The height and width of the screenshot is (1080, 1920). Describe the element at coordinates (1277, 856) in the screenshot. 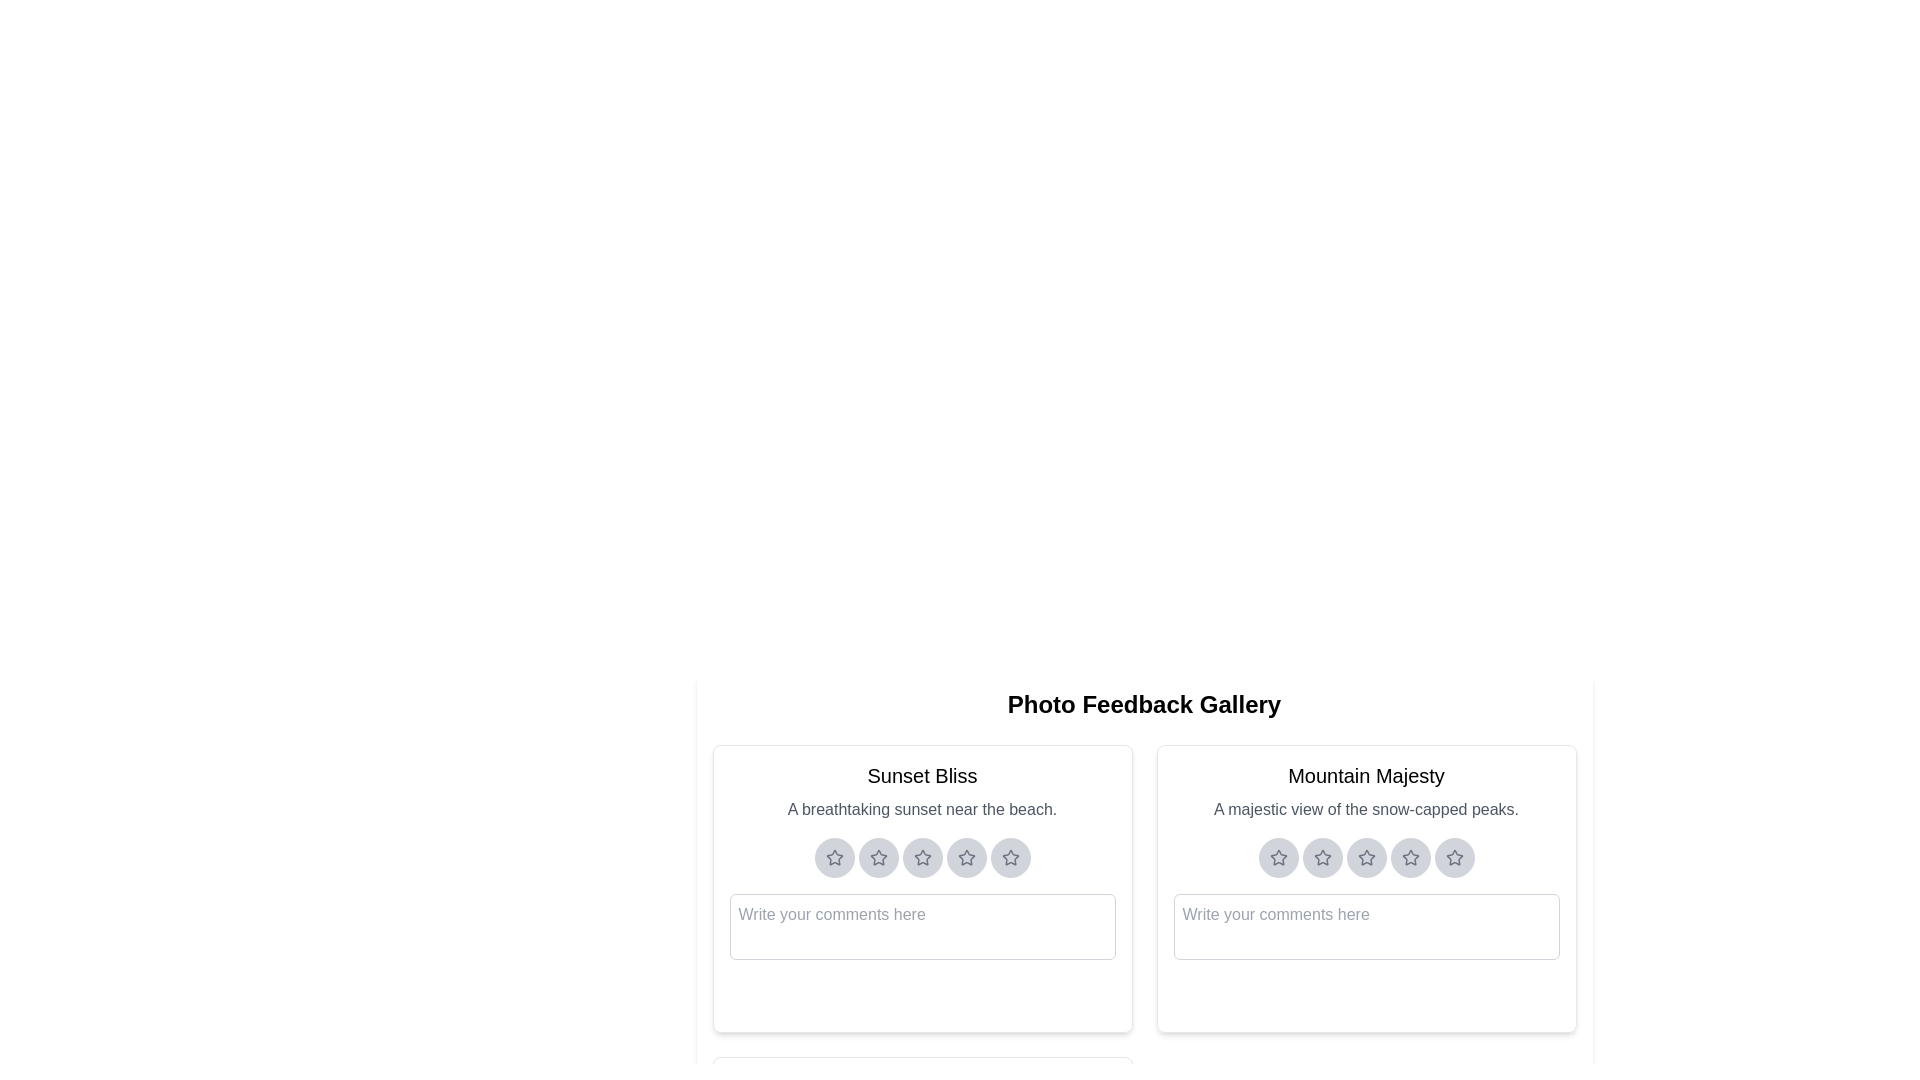

I see `the first button in the horizontal group of five star buttons` at that location.